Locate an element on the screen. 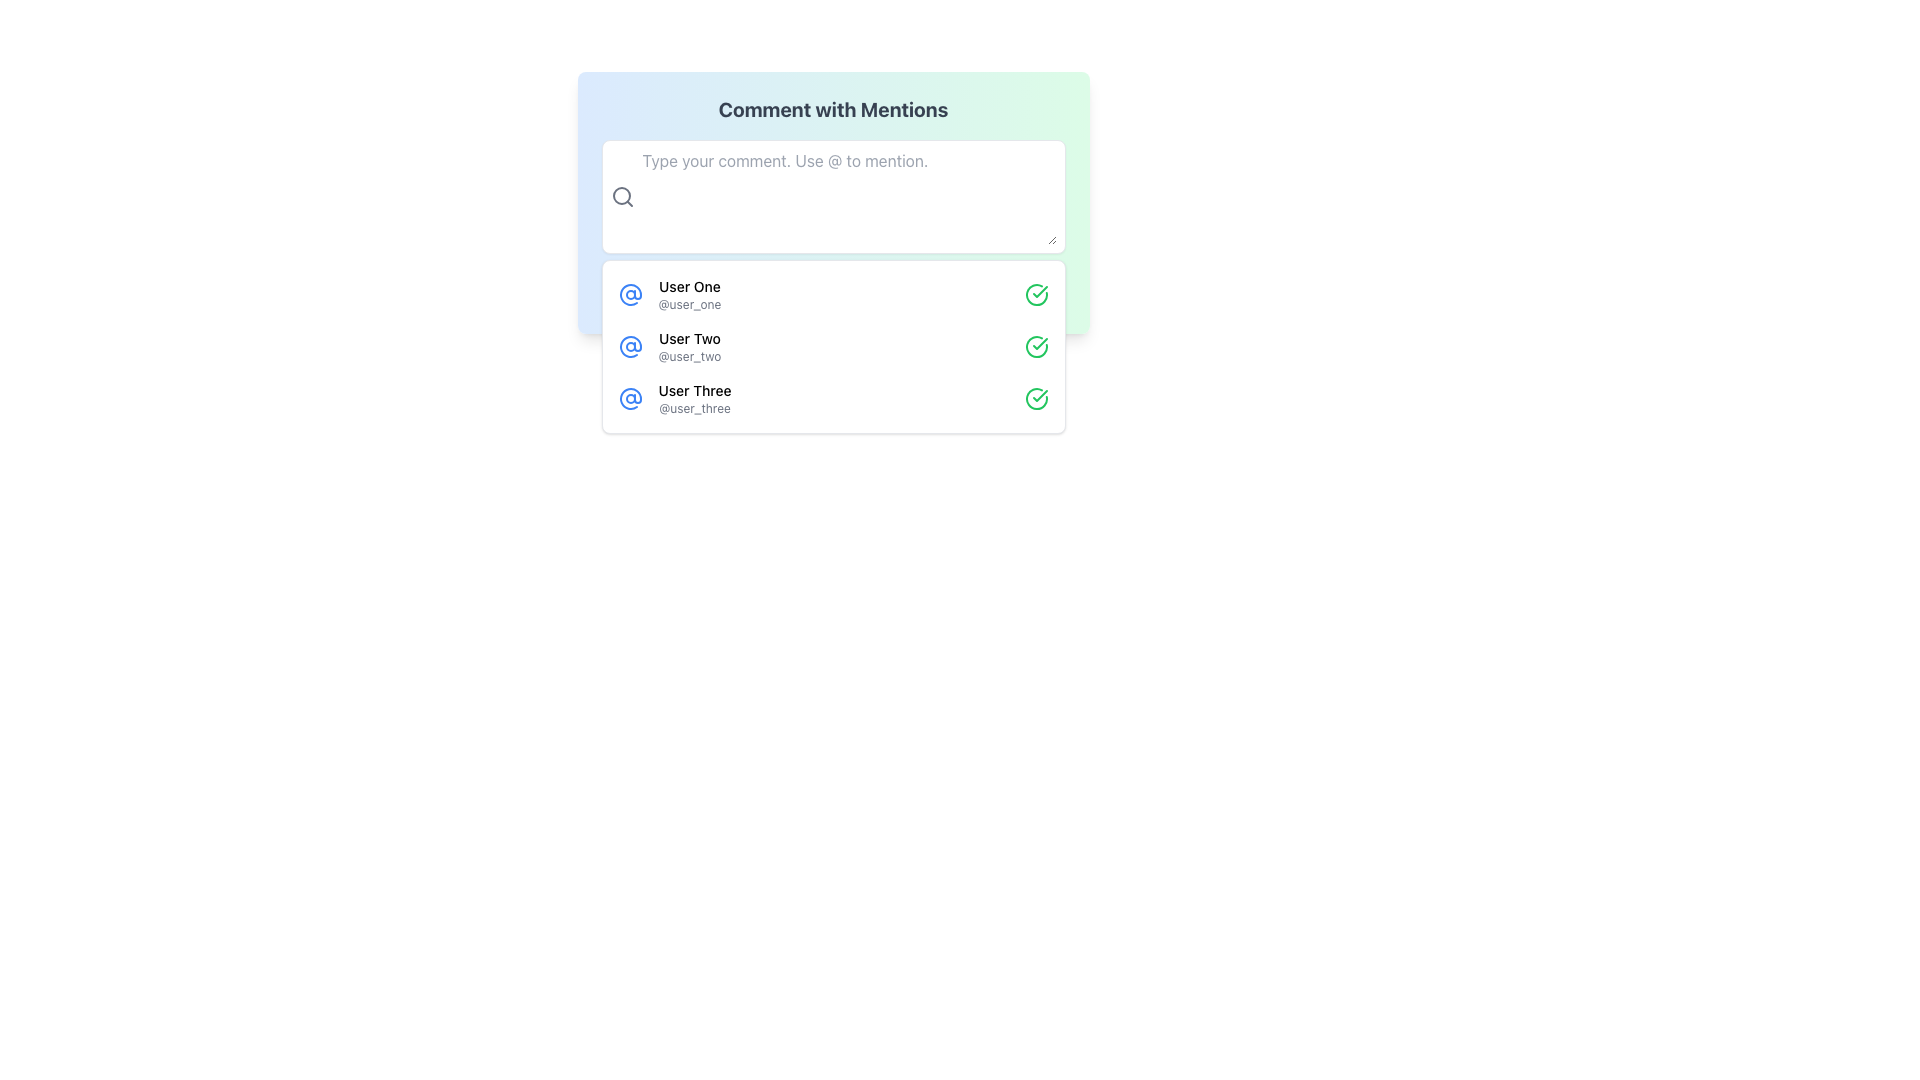  the search icon located at the top-left corner of the comment input field is located at coordinates (620, 196).